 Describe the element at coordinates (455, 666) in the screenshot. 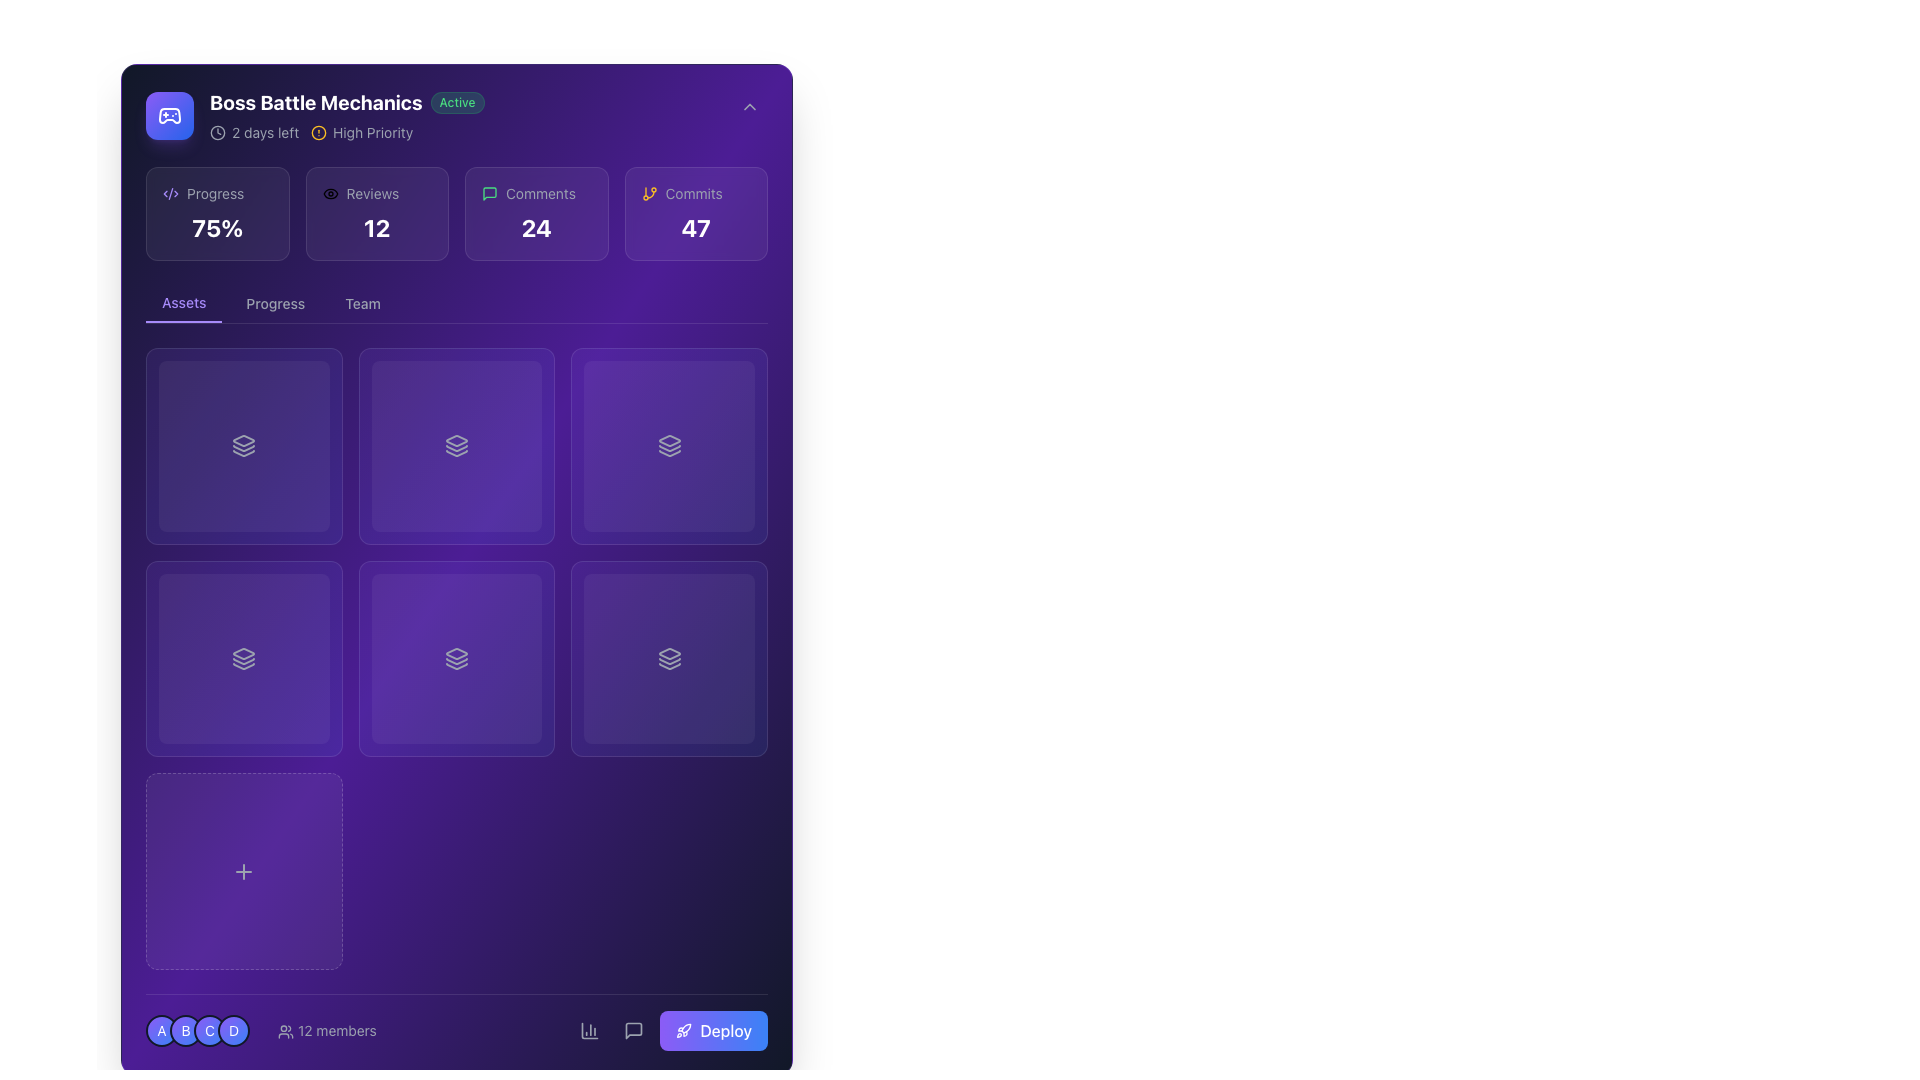

I see `the Decorative graphical icon, which is a light gray minimalistic stack of rectangles forming a triangular outline, located in the bottom-center cell of the 'Assets' tab grid` at that location.